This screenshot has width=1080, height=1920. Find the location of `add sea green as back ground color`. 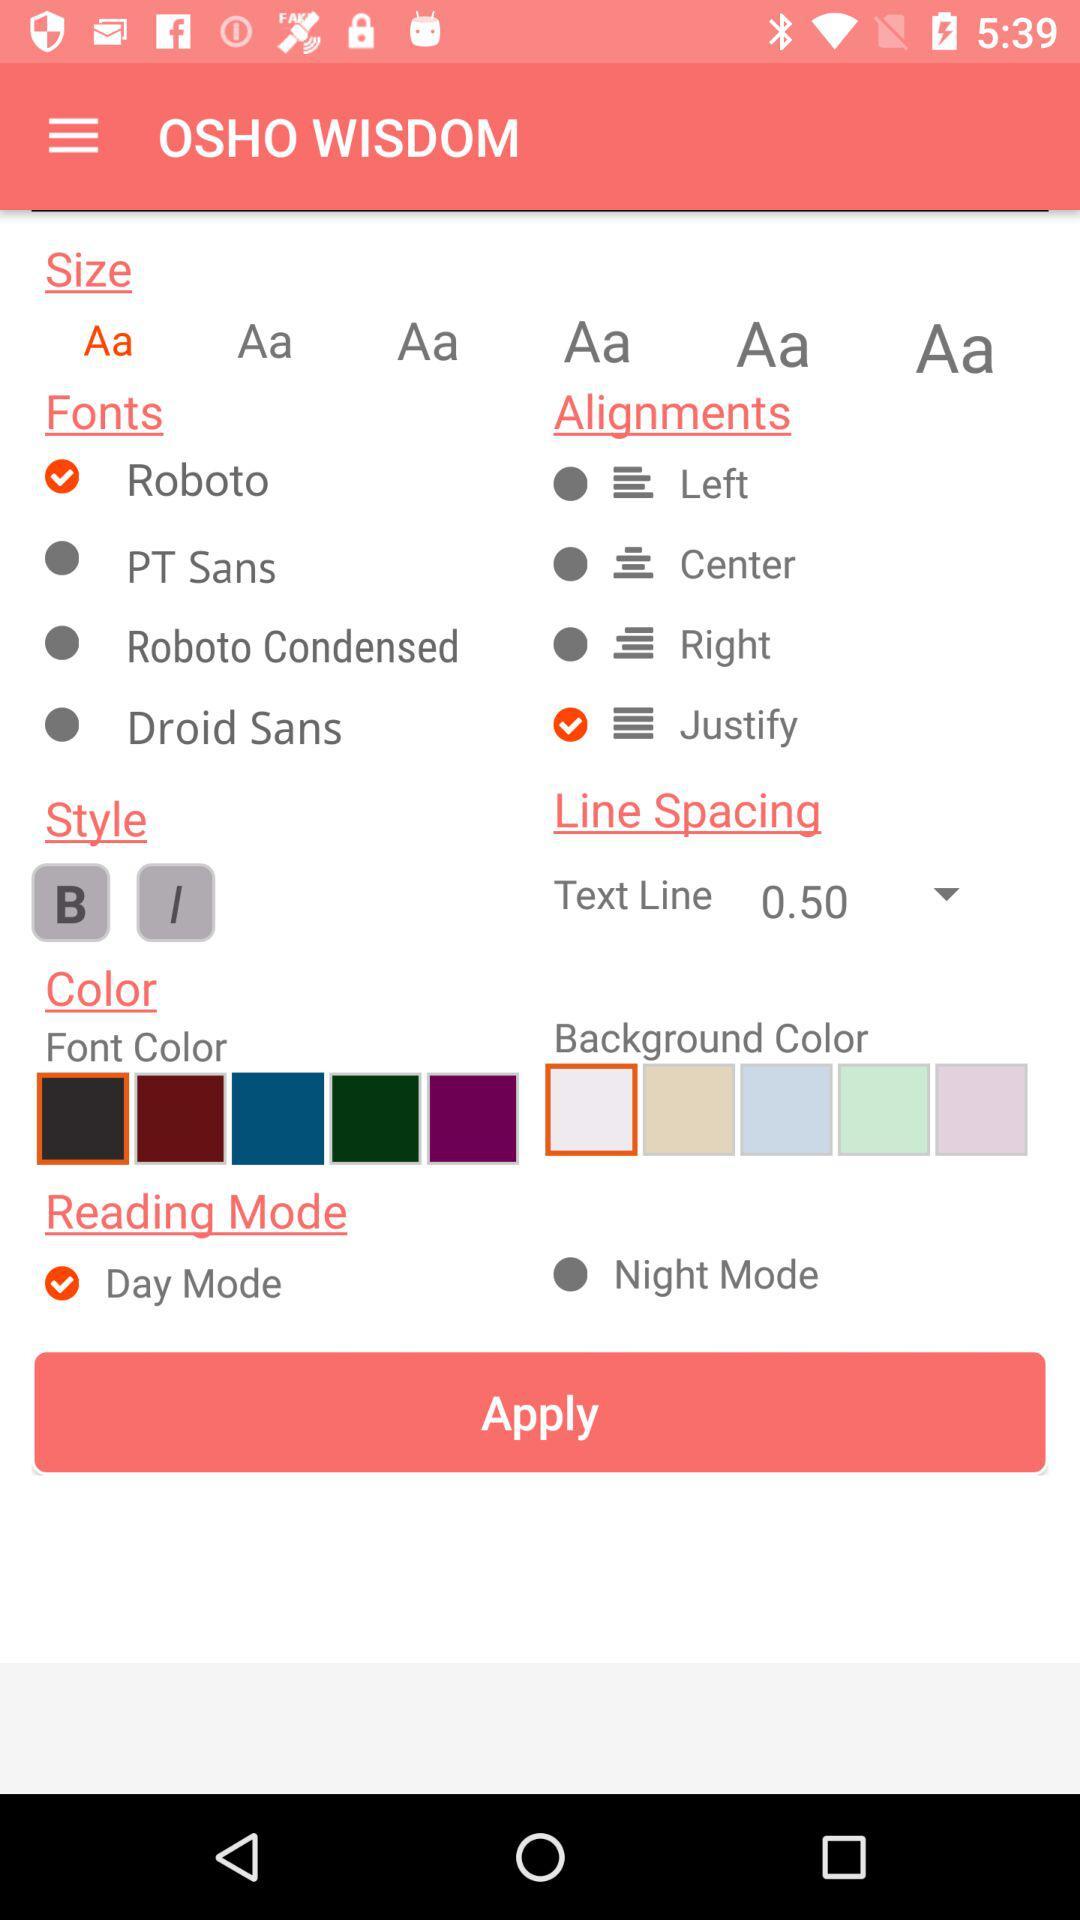

add sea green as back ground color is located at coordinates (882, 1108).